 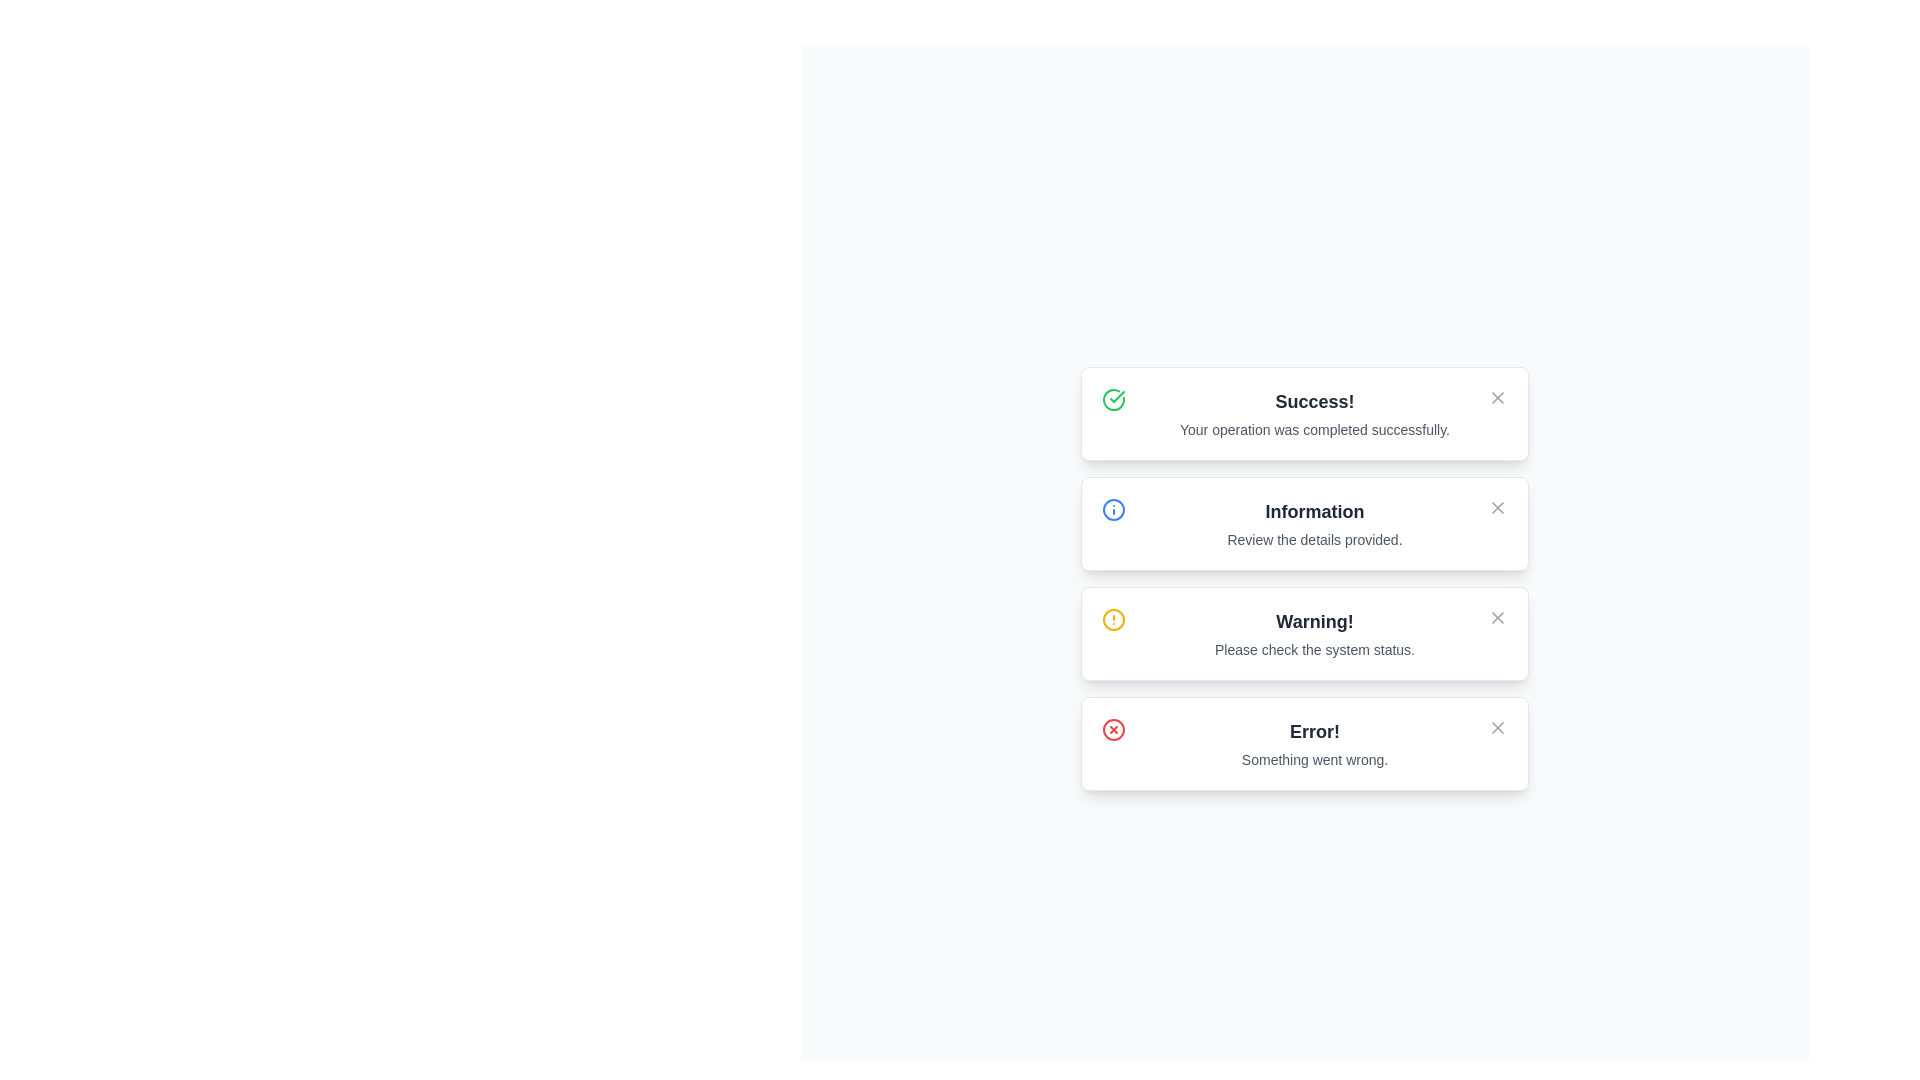 What do you see at coordinates (1315, 759) in the screenshot?
I see `error message text displayed within the fourth notification card, positioned centrally below the 'Error!' heading` at bounding box center [1315, 759].